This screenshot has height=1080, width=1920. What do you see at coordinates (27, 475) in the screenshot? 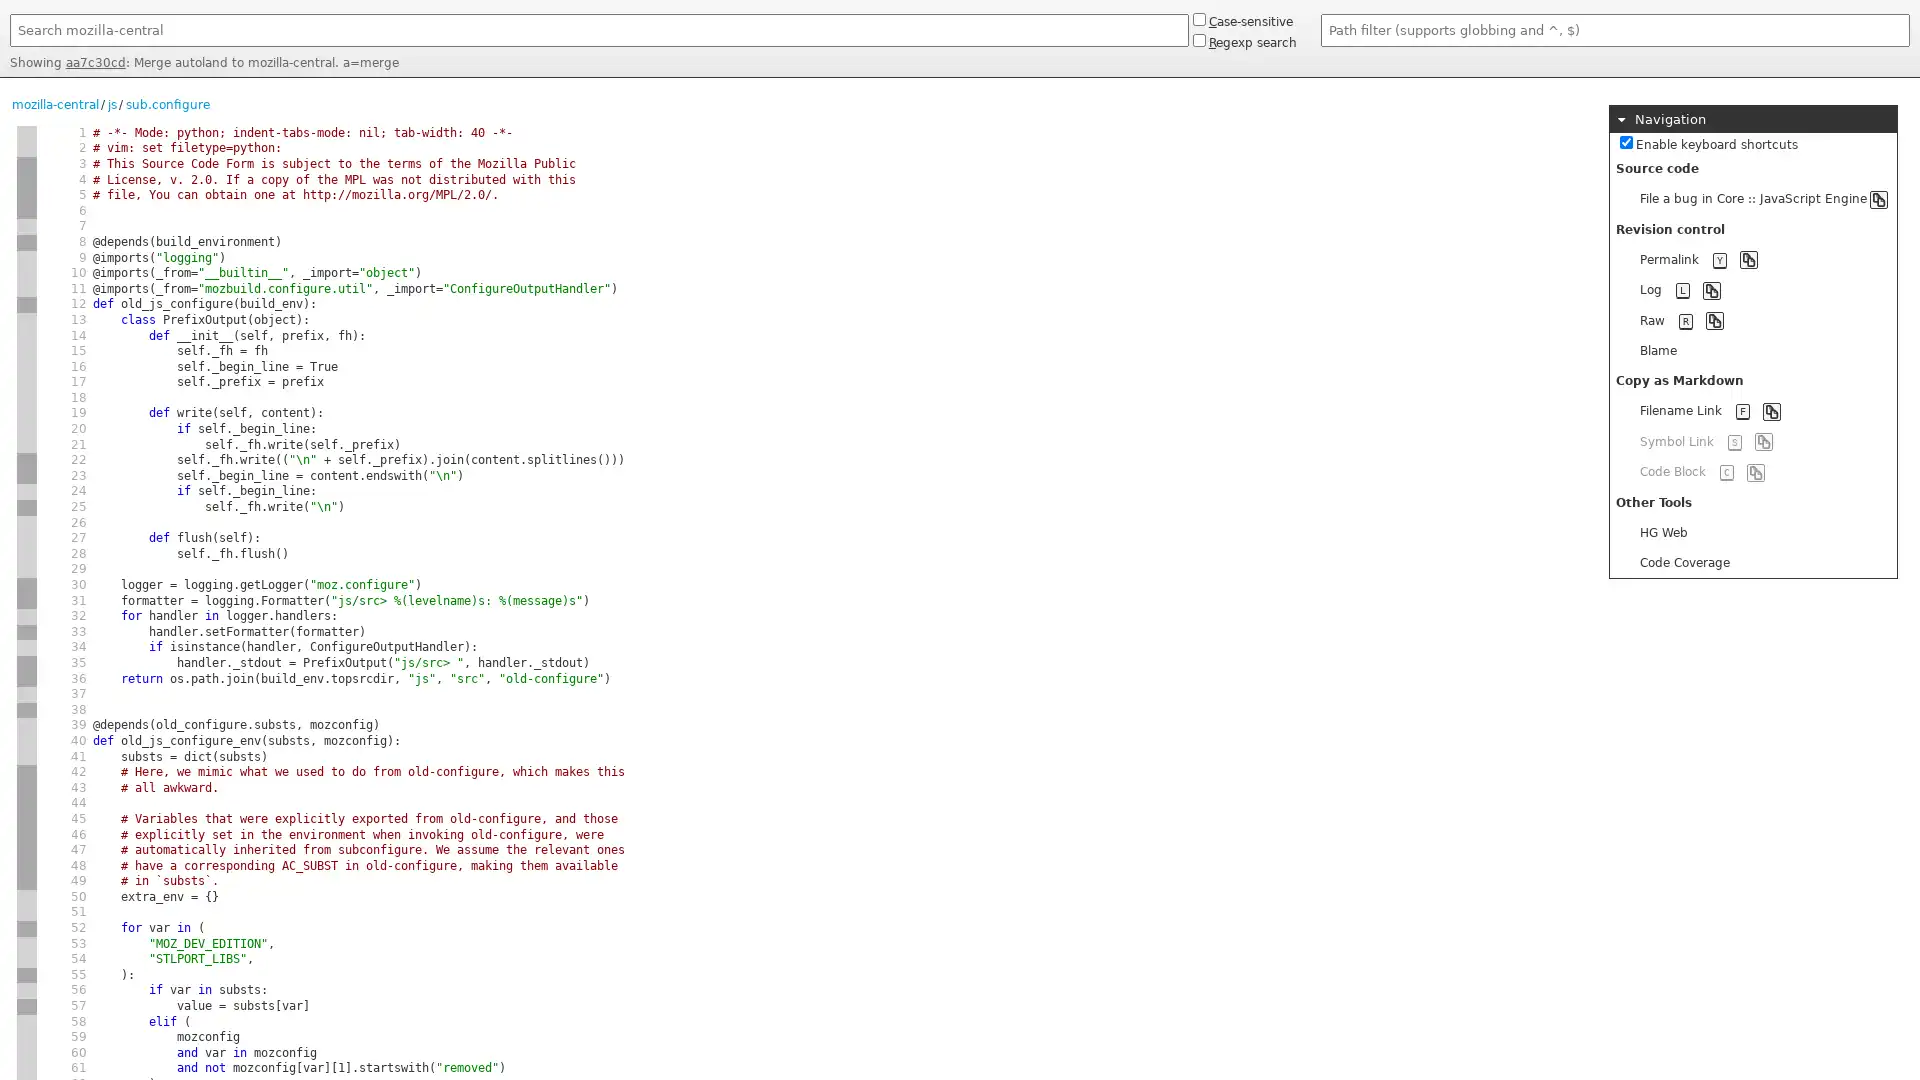
I see `same hash 3` at bounding box center [27, 475].